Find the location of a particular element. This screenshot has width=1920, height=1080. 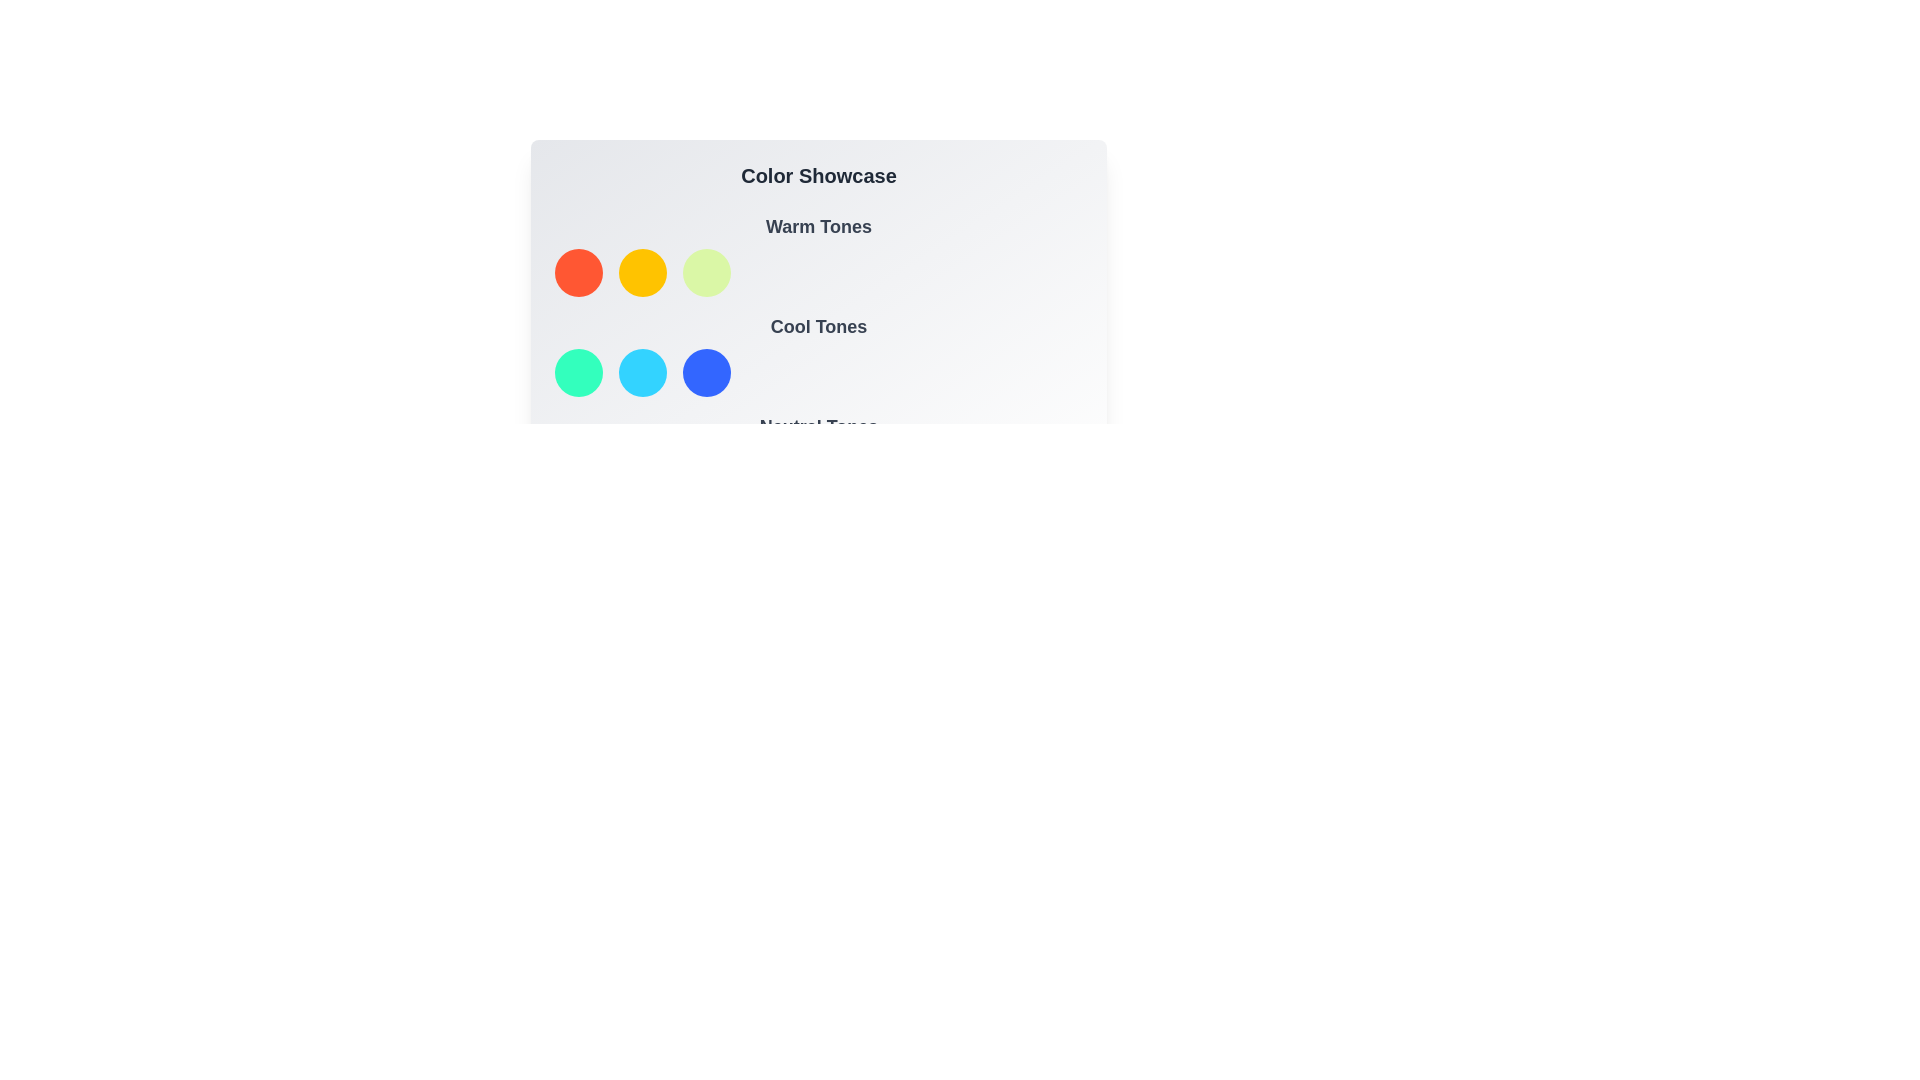

the interactive light gray circular button located beneath the 'Neutral Tones' section in the color showcase interface is located at coordinates (578, 473).